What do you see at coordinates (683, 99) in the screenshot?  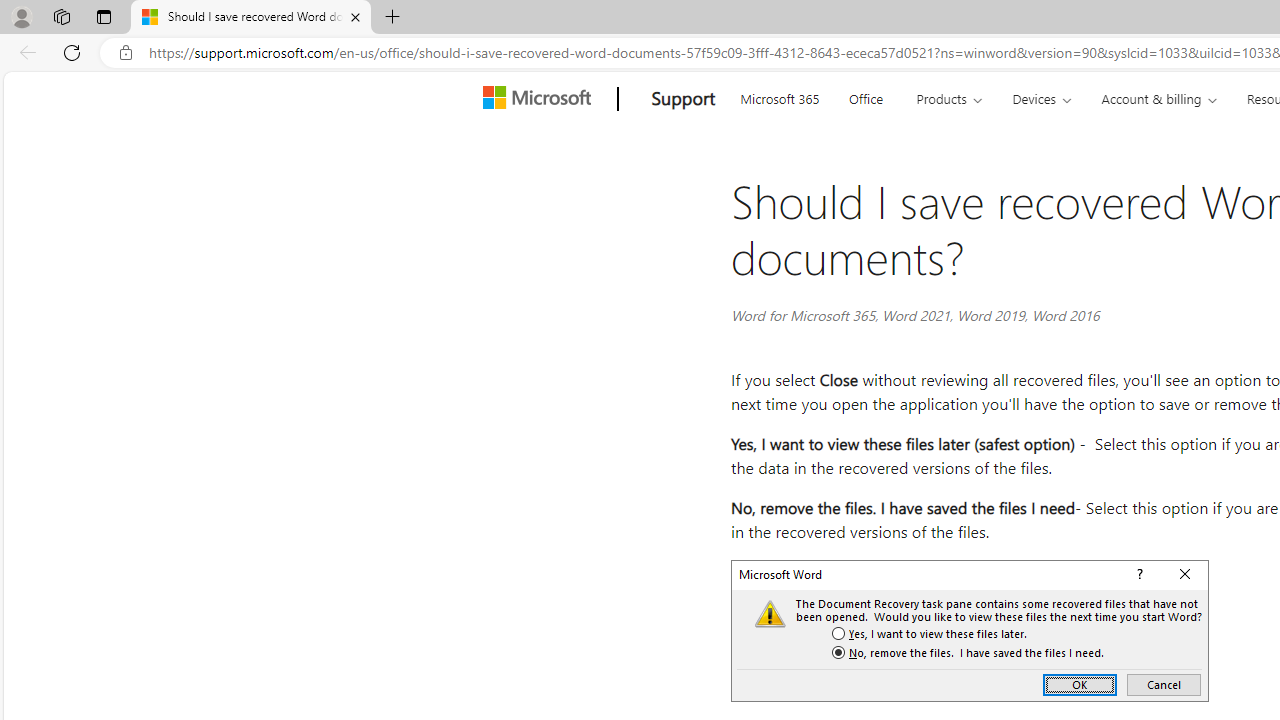 I see `'Support'` at bounding box center [683, 99].